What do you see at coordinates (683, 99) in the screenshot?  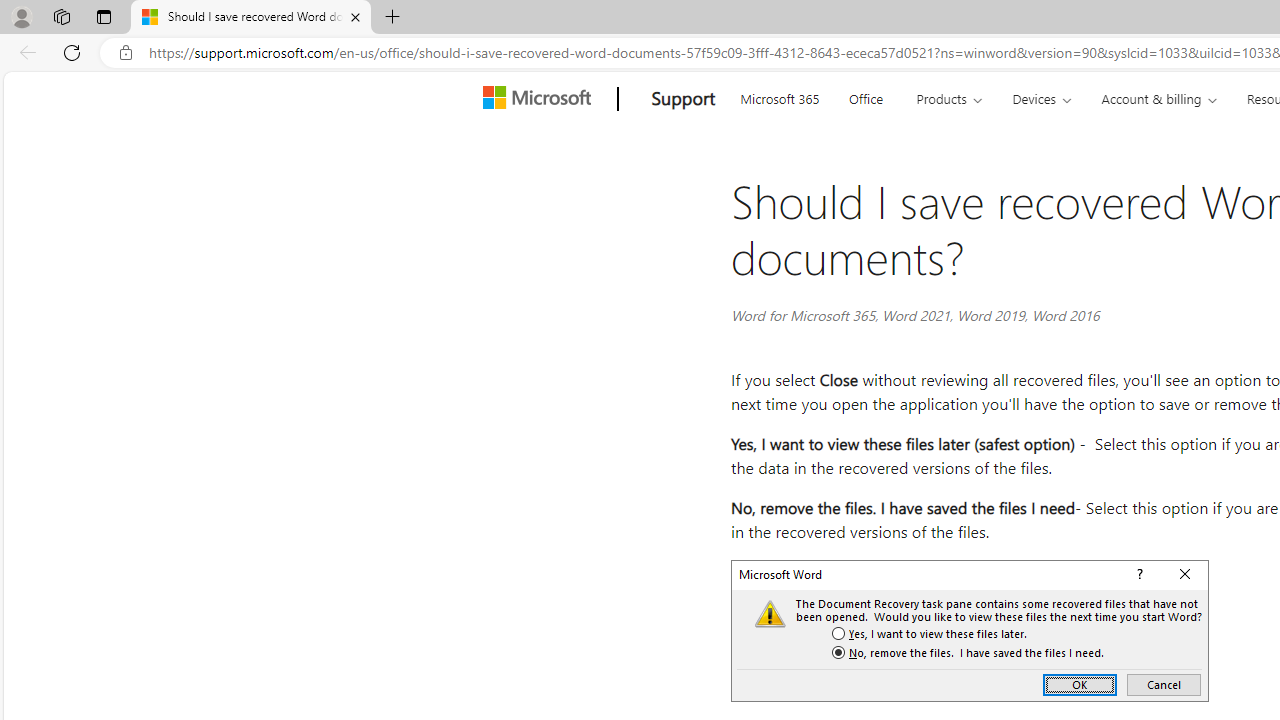 I see `'Support'` at bounding box center [683, 99].